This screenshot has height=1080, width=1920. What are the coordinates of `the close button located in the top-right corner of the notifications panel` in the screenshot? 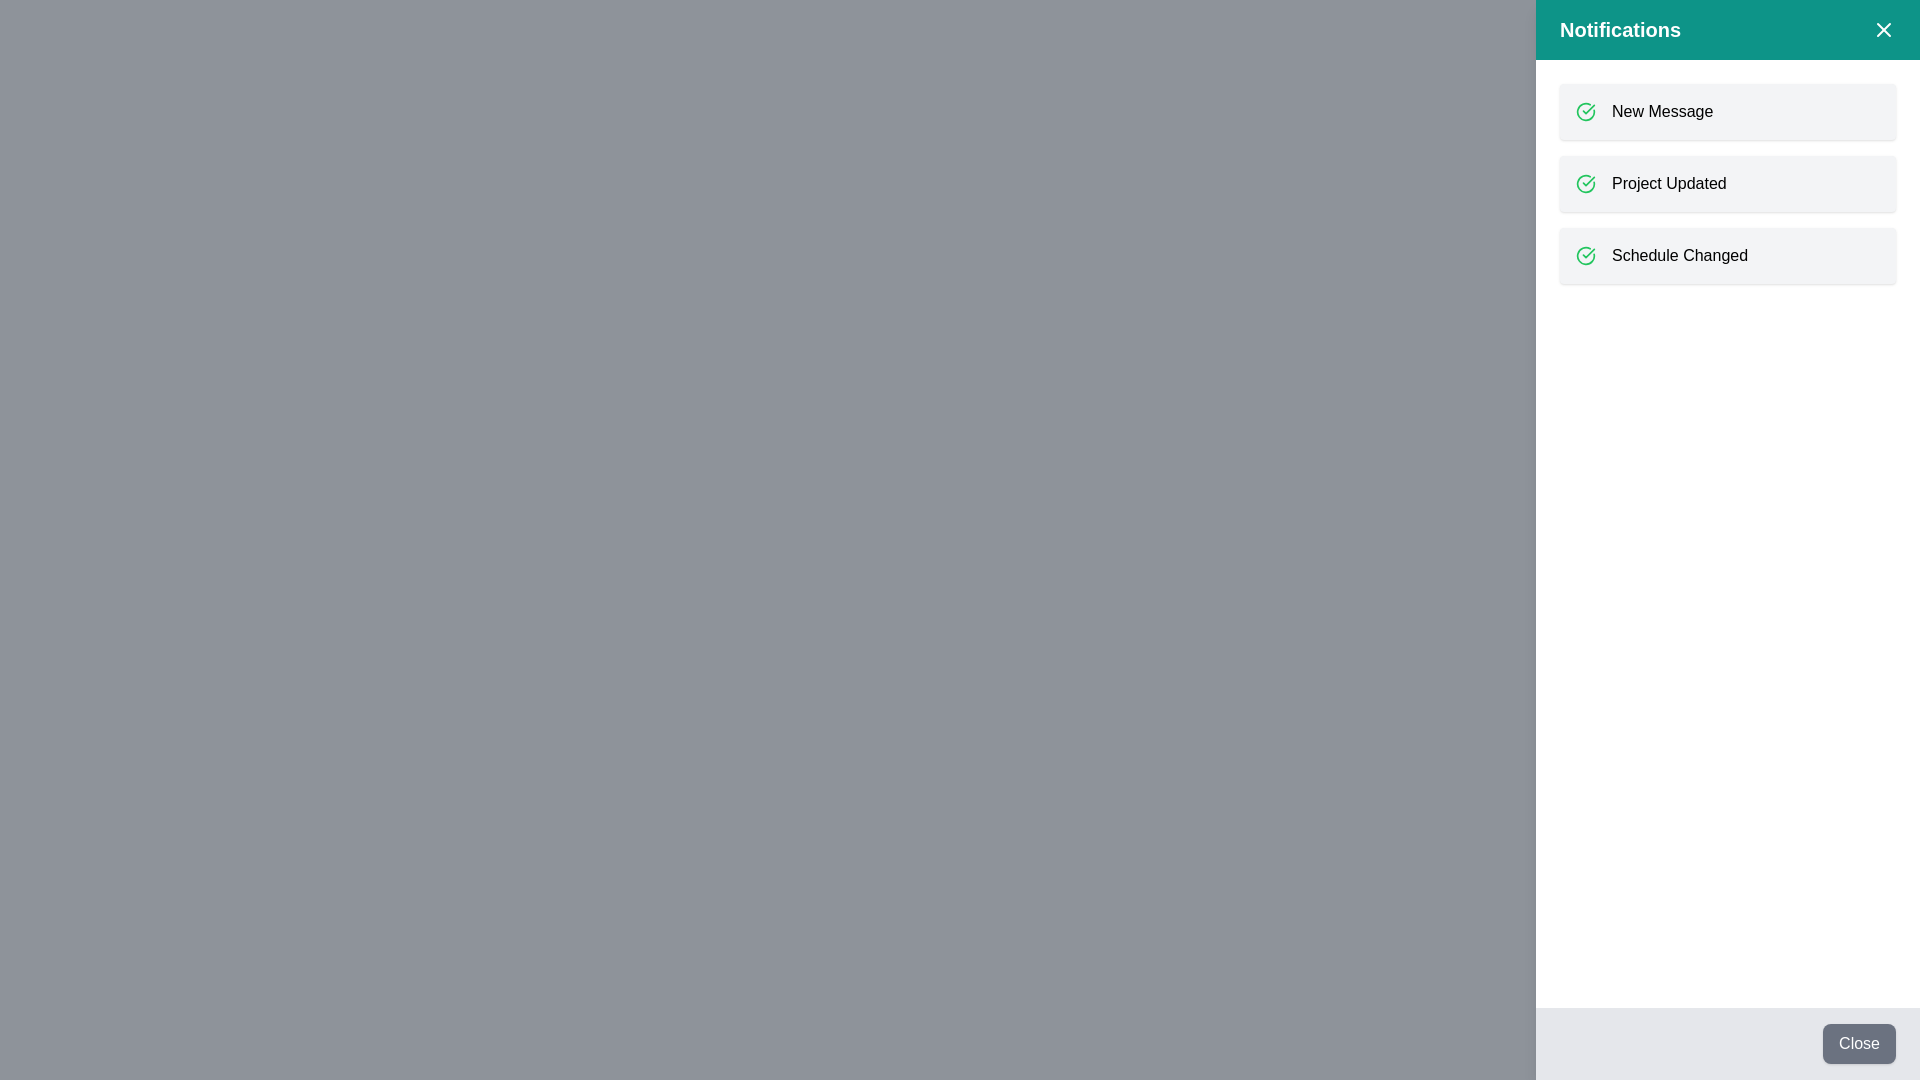 It's located at (1875, 43).